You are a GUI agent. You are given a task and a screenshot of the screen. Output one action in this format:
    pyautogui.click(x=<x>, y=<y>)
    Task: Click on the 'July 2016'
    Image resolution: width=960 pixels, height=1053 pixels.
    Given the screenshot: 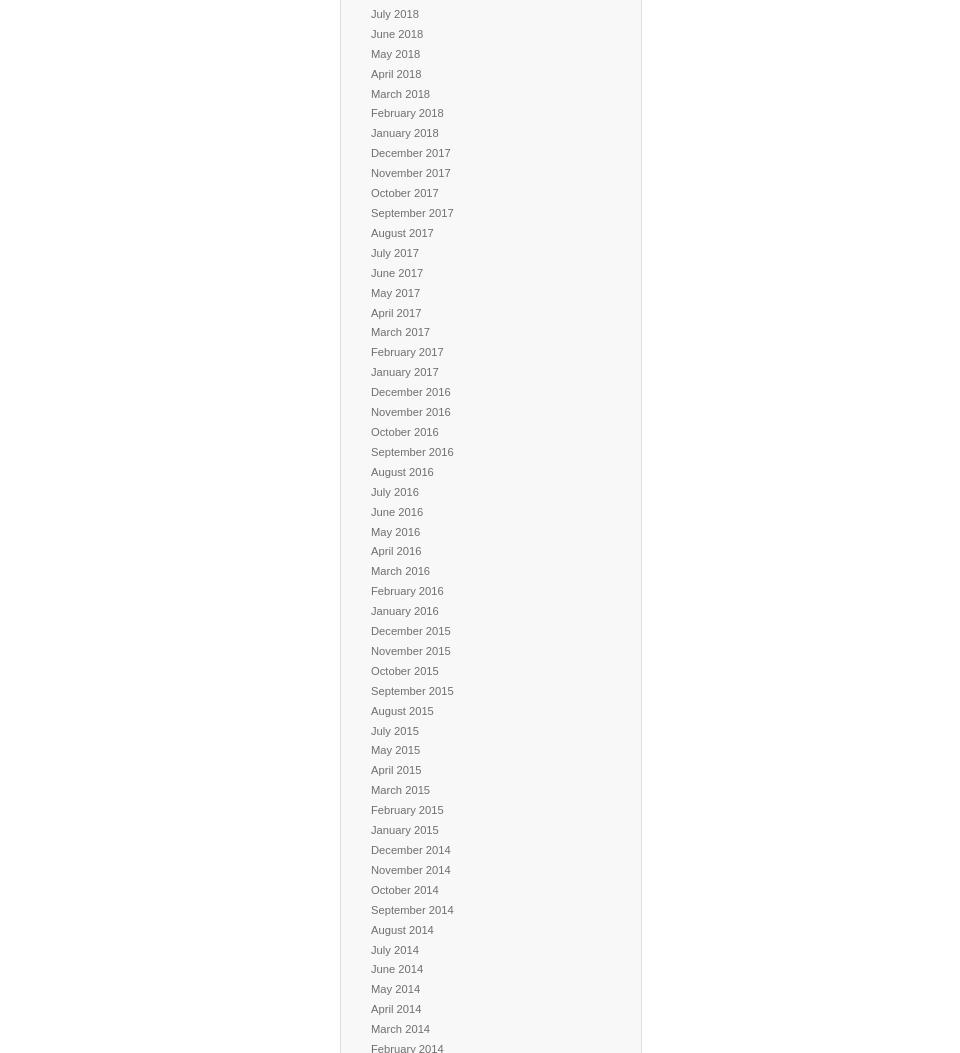 What is the action you would take?
    pyautogui.click(x=393, y=491)
    